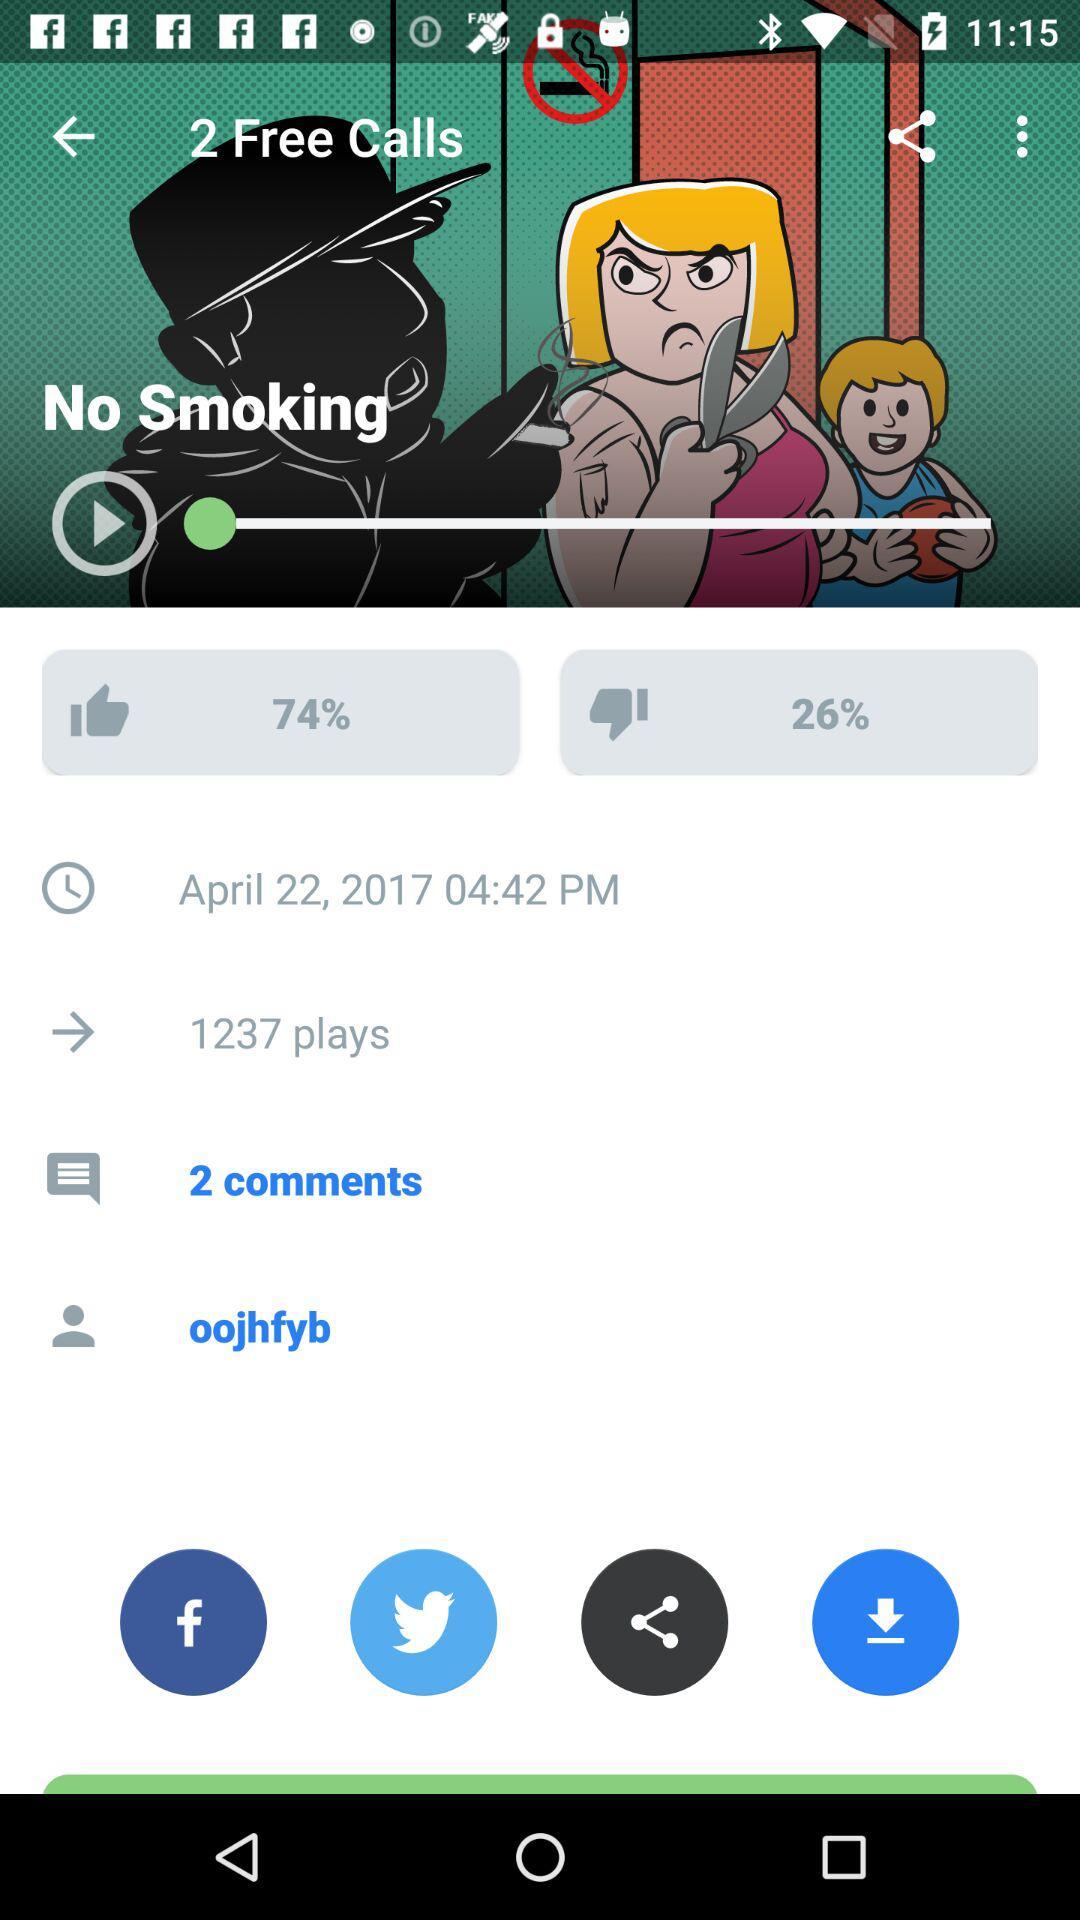 The height and width of the screenshot is (1920, 1080). Describe the element at coordinates (193, 1622) in the screenshot. I see `the facebook icon` at that location.